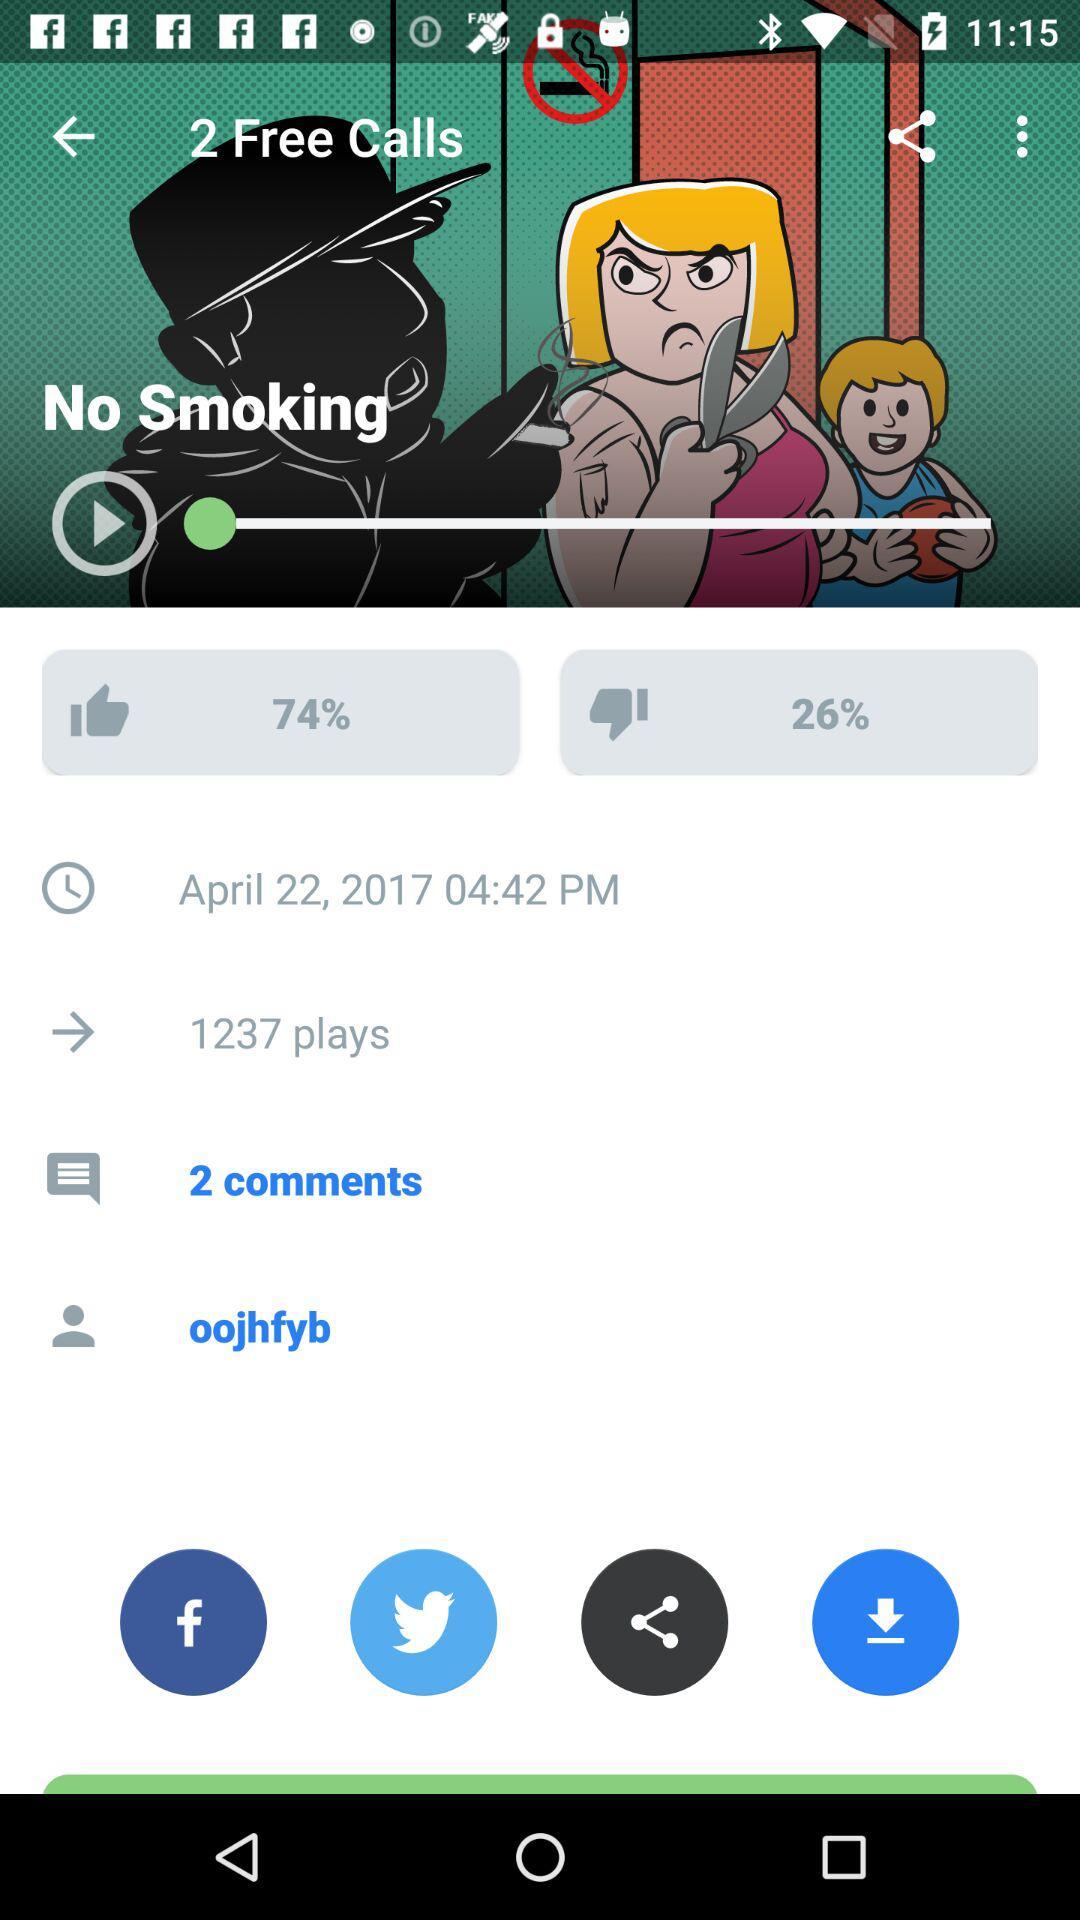 The height and width of the screenshot is (1920, 1080). Describe the element at coordinates (193, 1622) in the screenshot. I see `the facebook icon` at that location.